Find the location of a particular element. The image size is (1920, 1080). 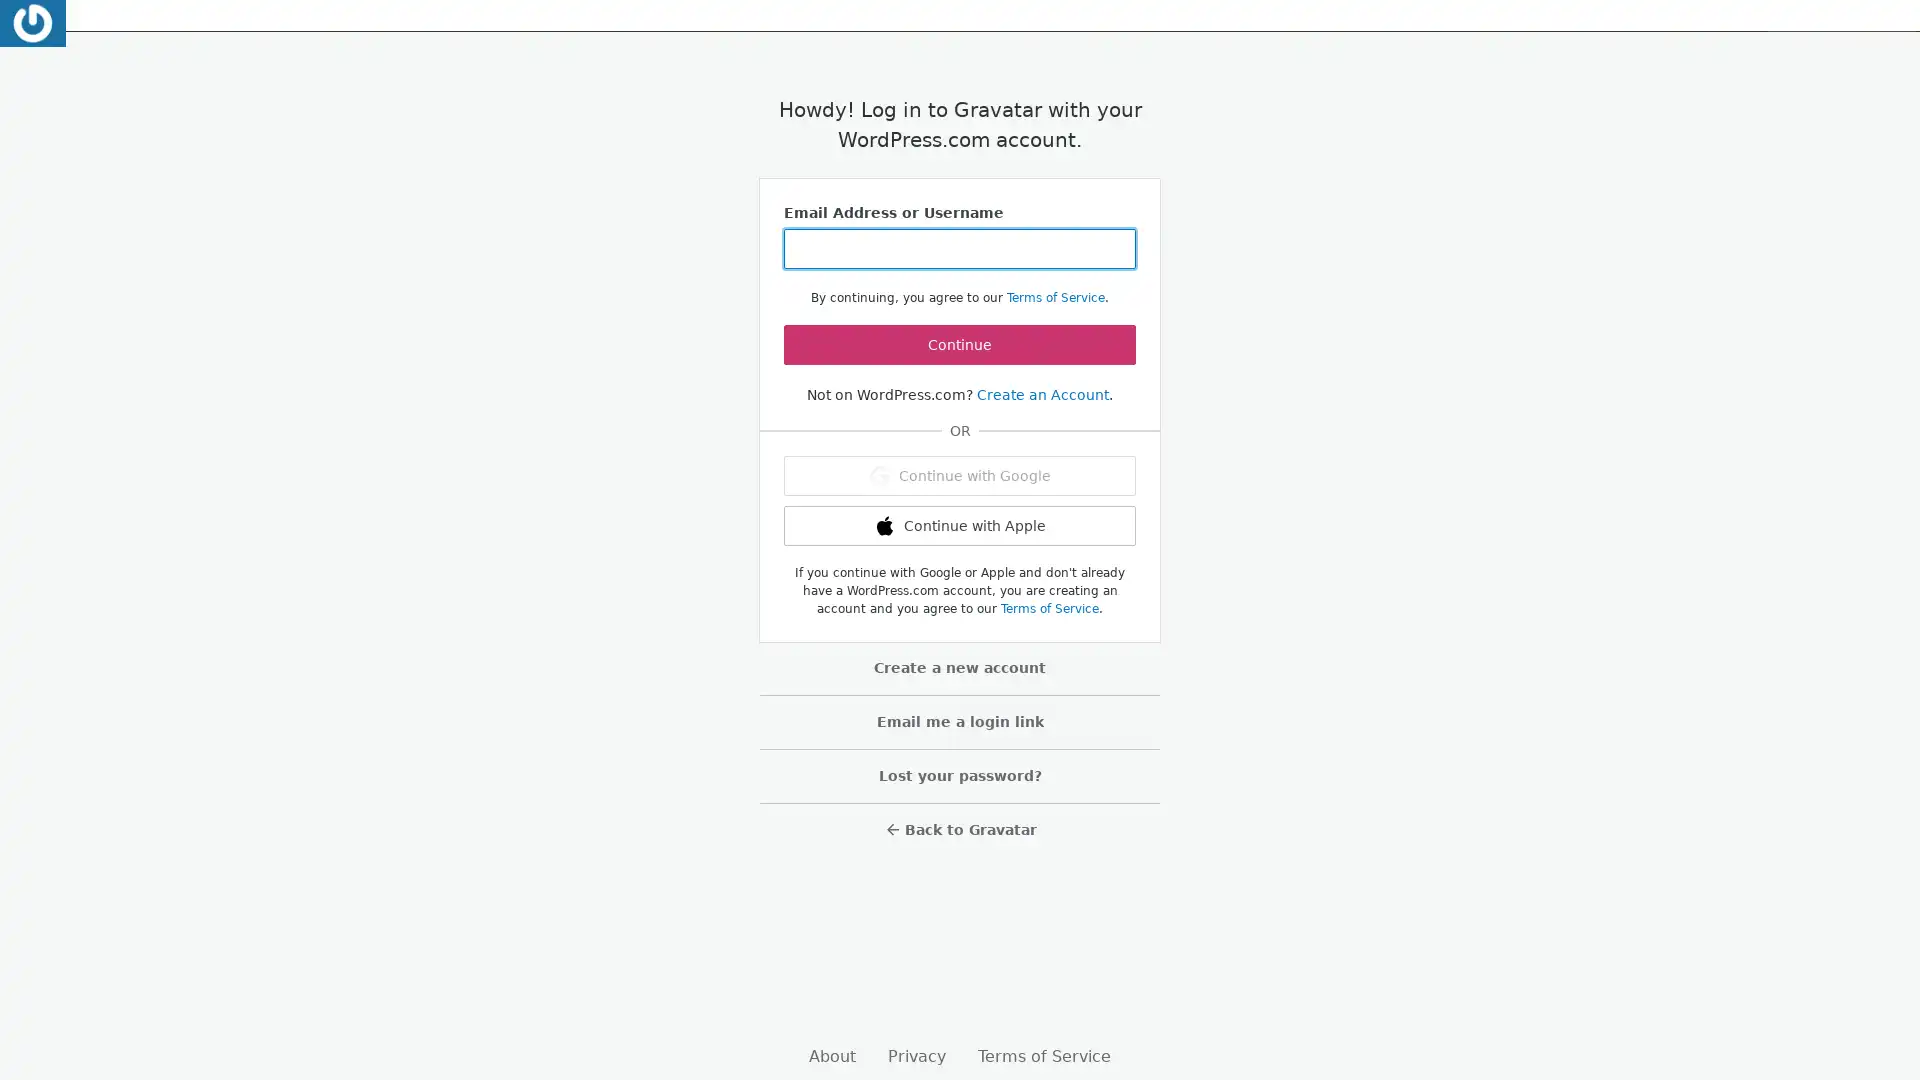

Continue with Google is located at coordinates (960, 475).